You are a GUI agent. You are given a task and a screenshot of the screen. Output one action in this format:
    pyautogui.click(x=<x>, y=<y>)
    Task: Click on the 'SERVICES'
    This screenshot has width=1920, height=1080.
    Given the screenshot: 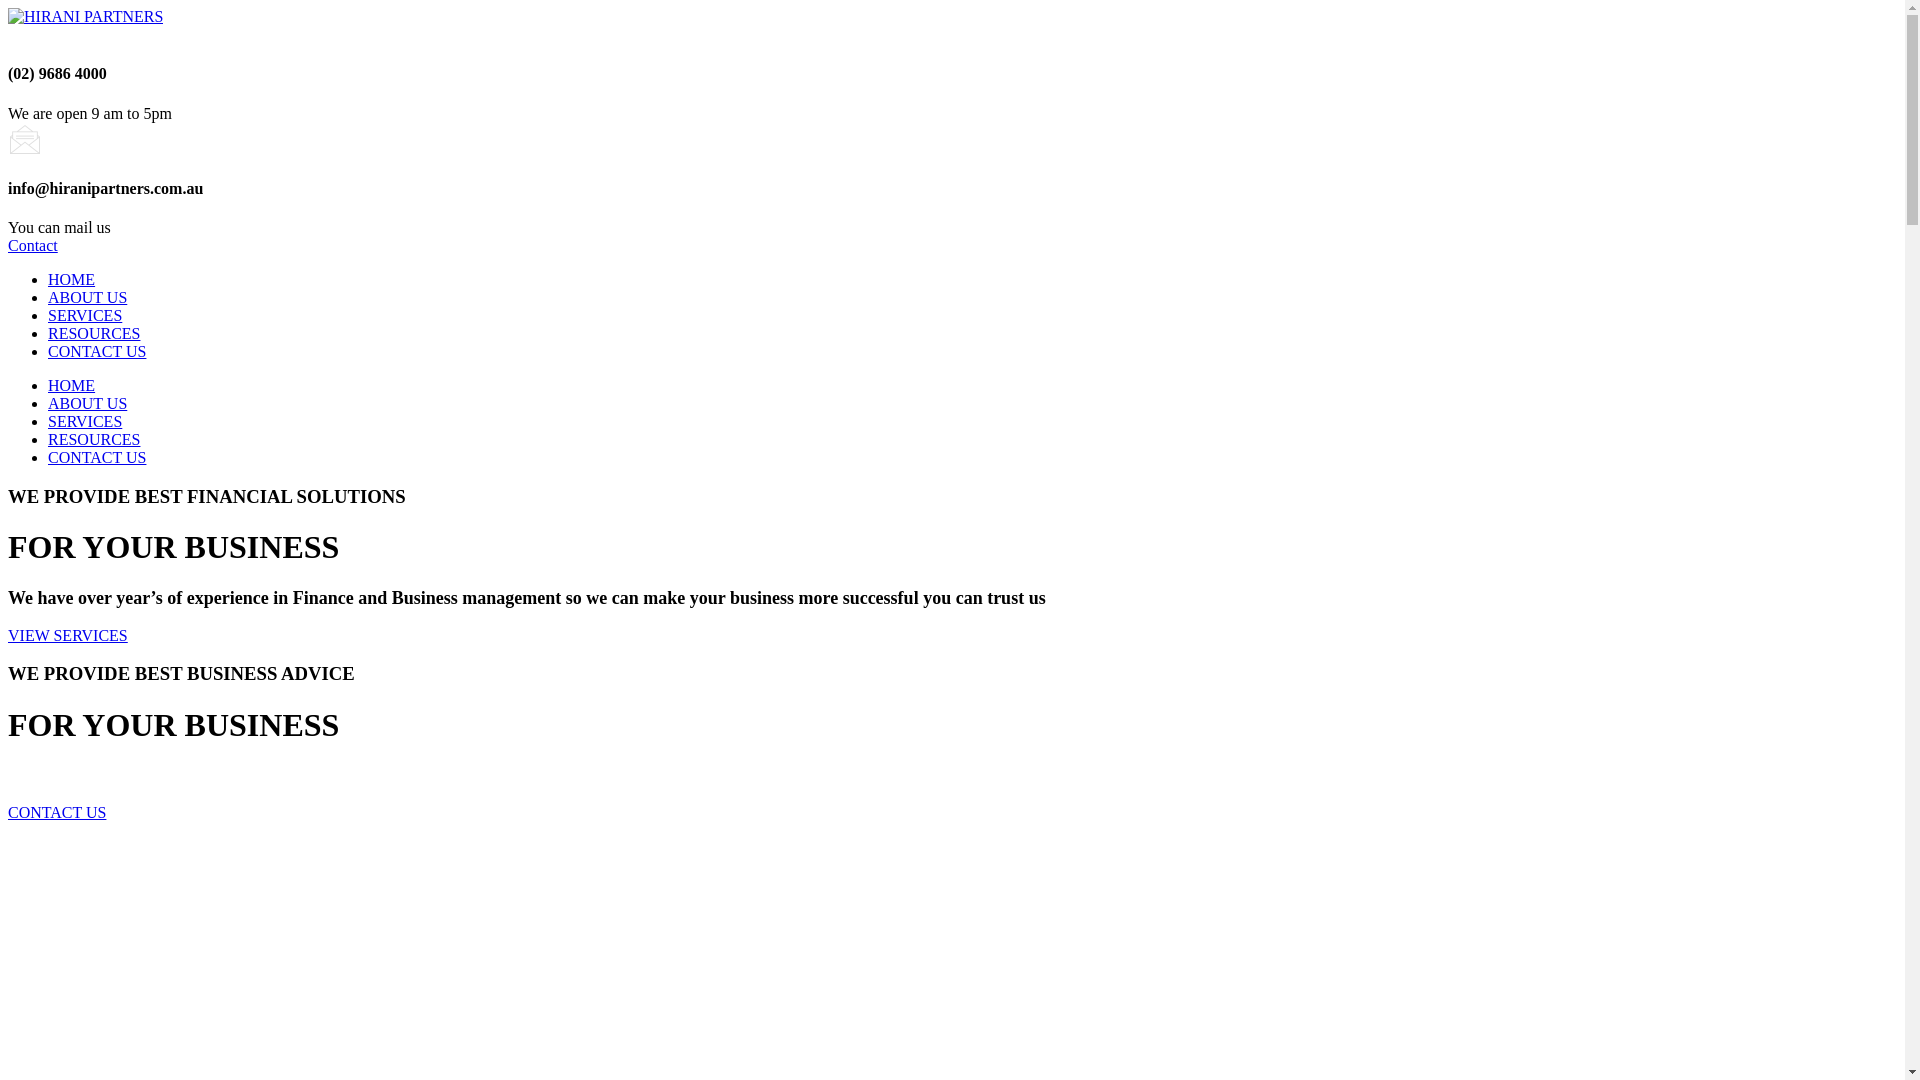 What is the action you would take?
    pyautogui.click(x=84, y=420)
    